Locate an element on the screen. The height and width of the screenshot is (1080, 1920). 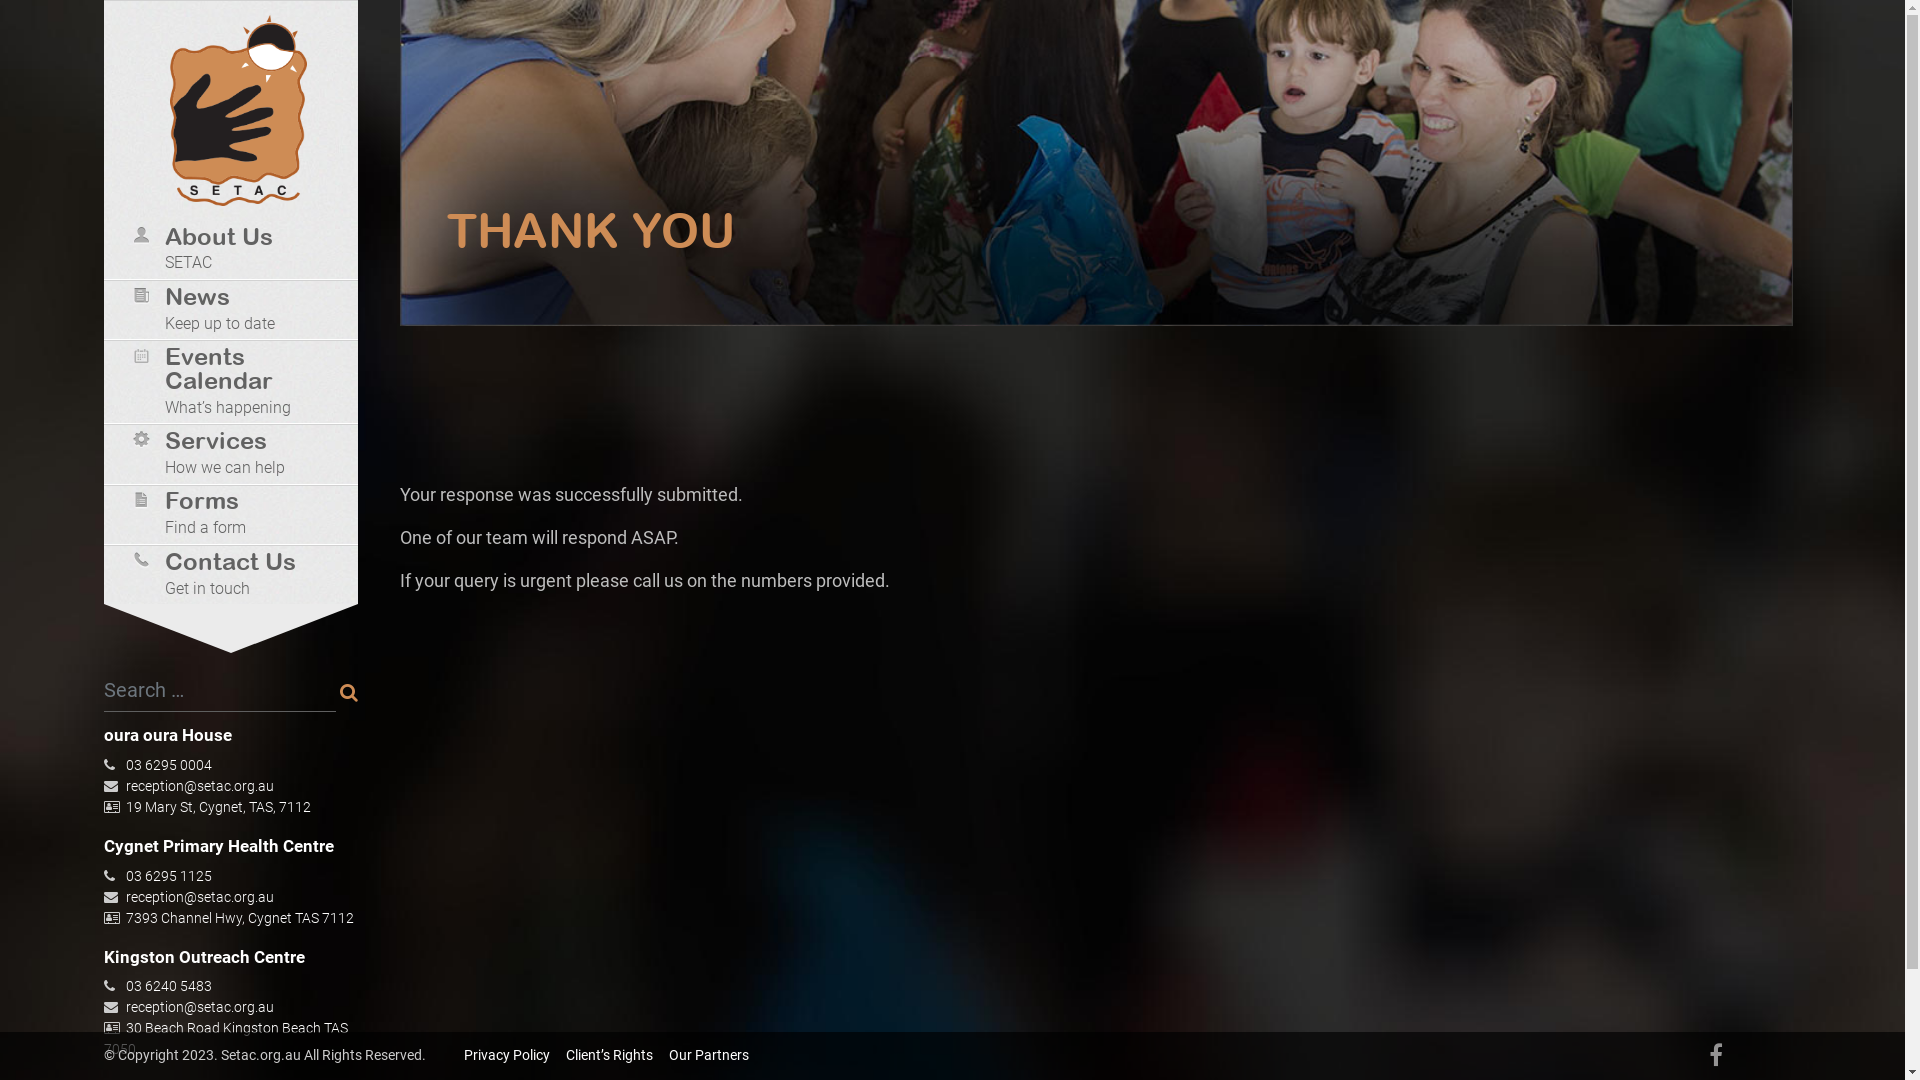
'Privacy Policy' is located at coordinates (507, 1054).